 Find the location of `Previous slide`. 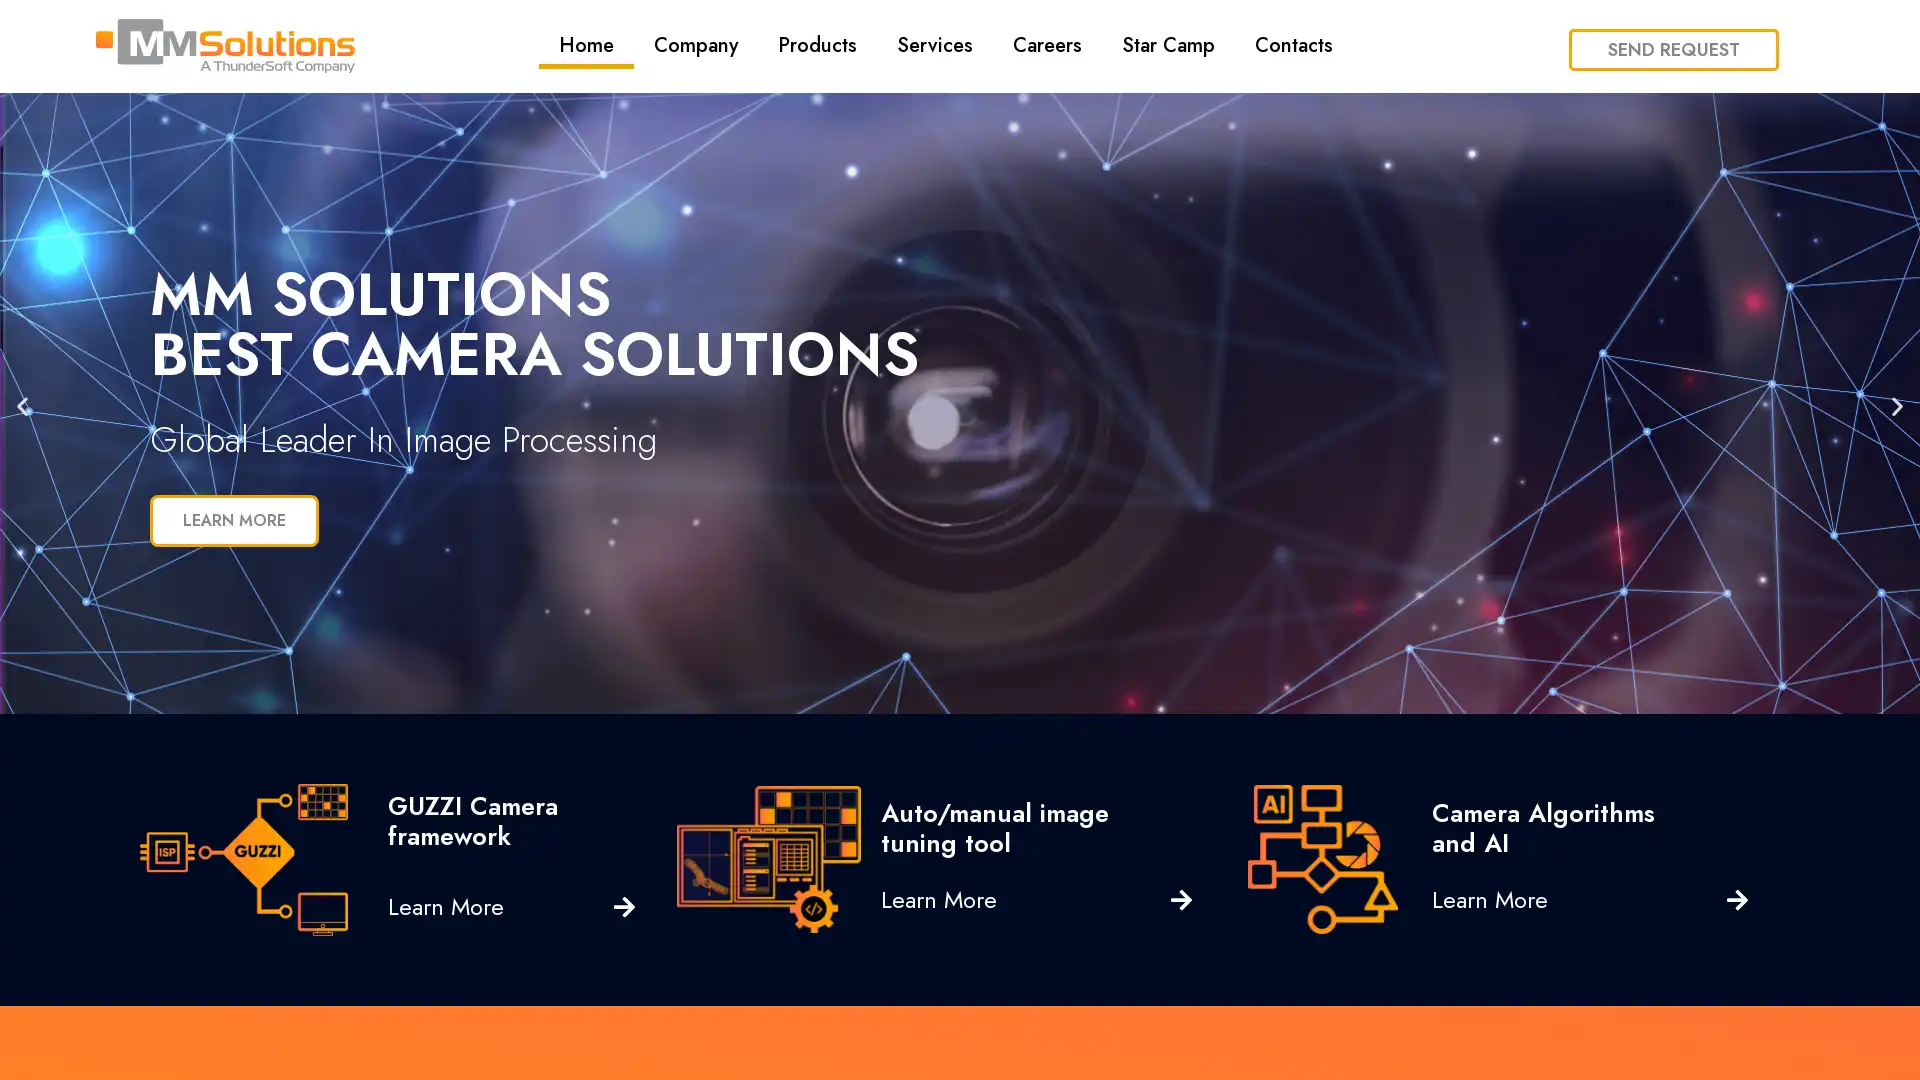

Previous slide is located at coordinates (22, 405).